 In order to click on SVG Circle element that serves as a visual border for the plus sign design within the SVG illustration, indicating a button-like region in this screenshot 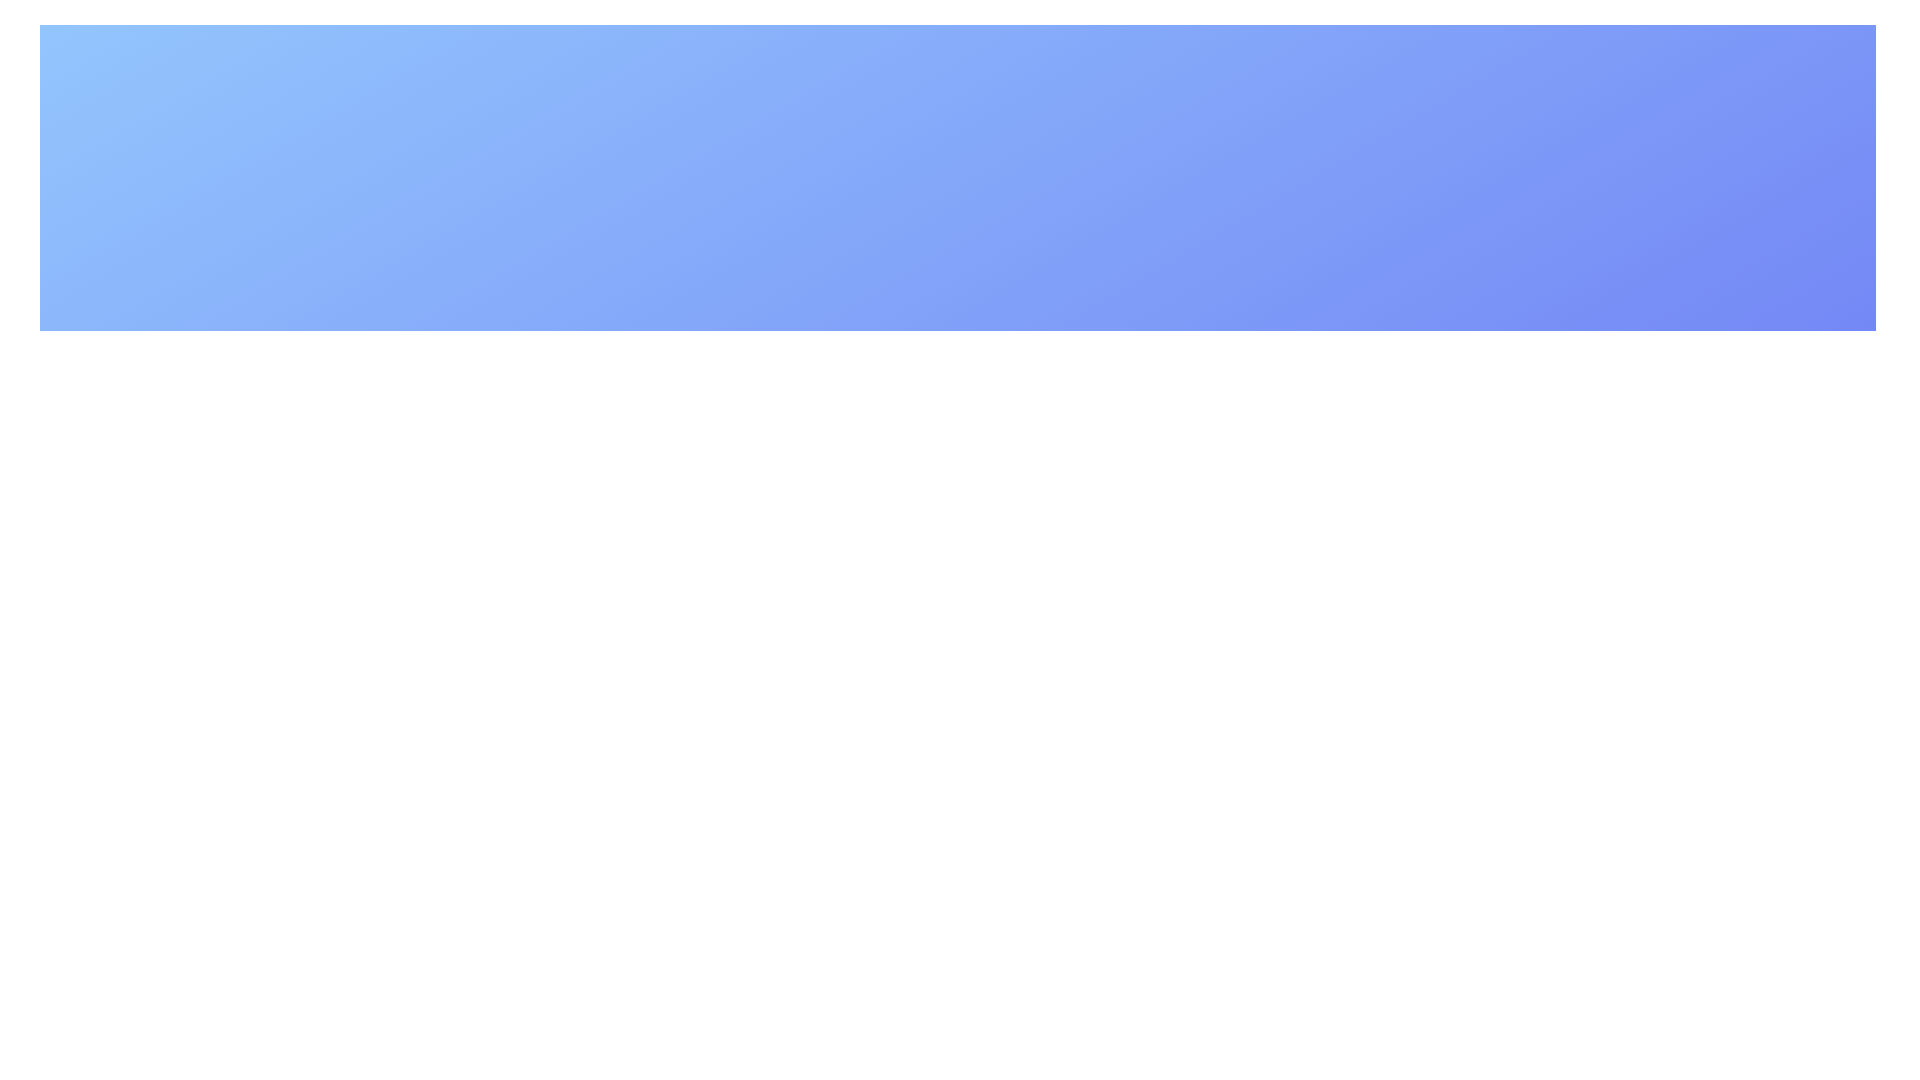, I will do `click(814, 519)`.